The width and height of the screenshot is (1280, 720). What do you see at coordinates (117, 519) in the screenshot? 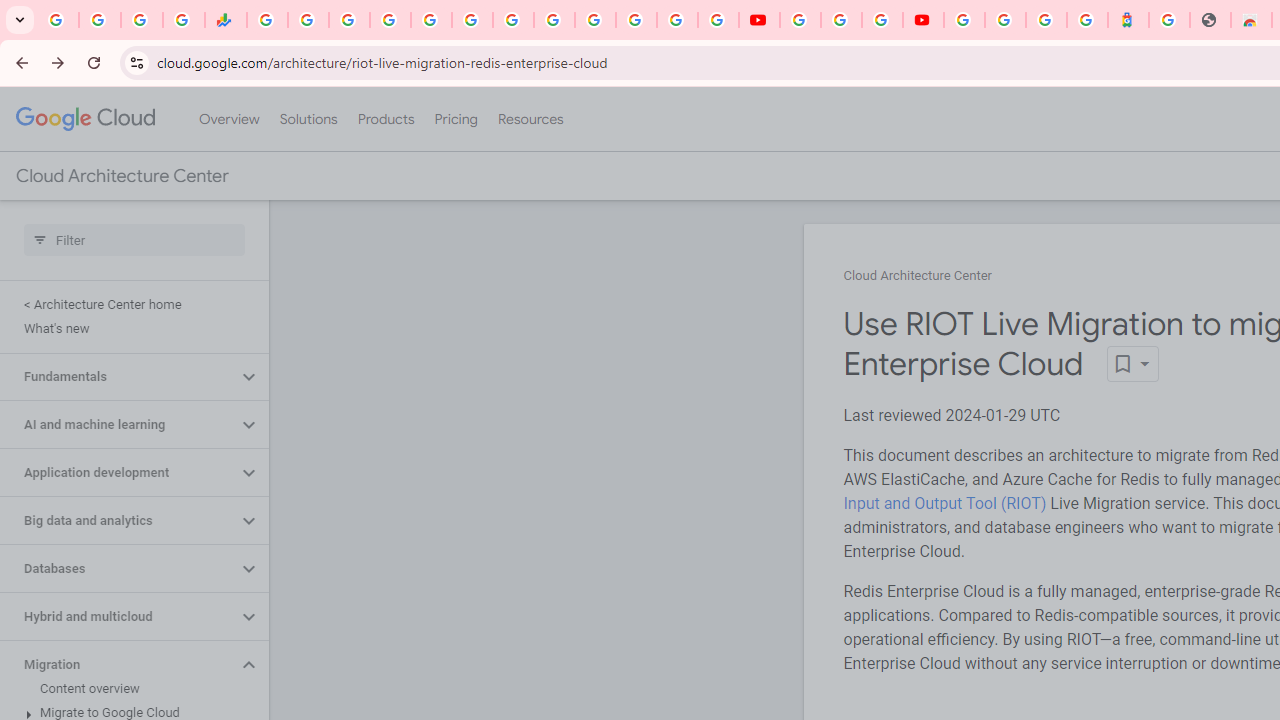
I see `'Big data and analytics'` at bounding box center [117, 519].